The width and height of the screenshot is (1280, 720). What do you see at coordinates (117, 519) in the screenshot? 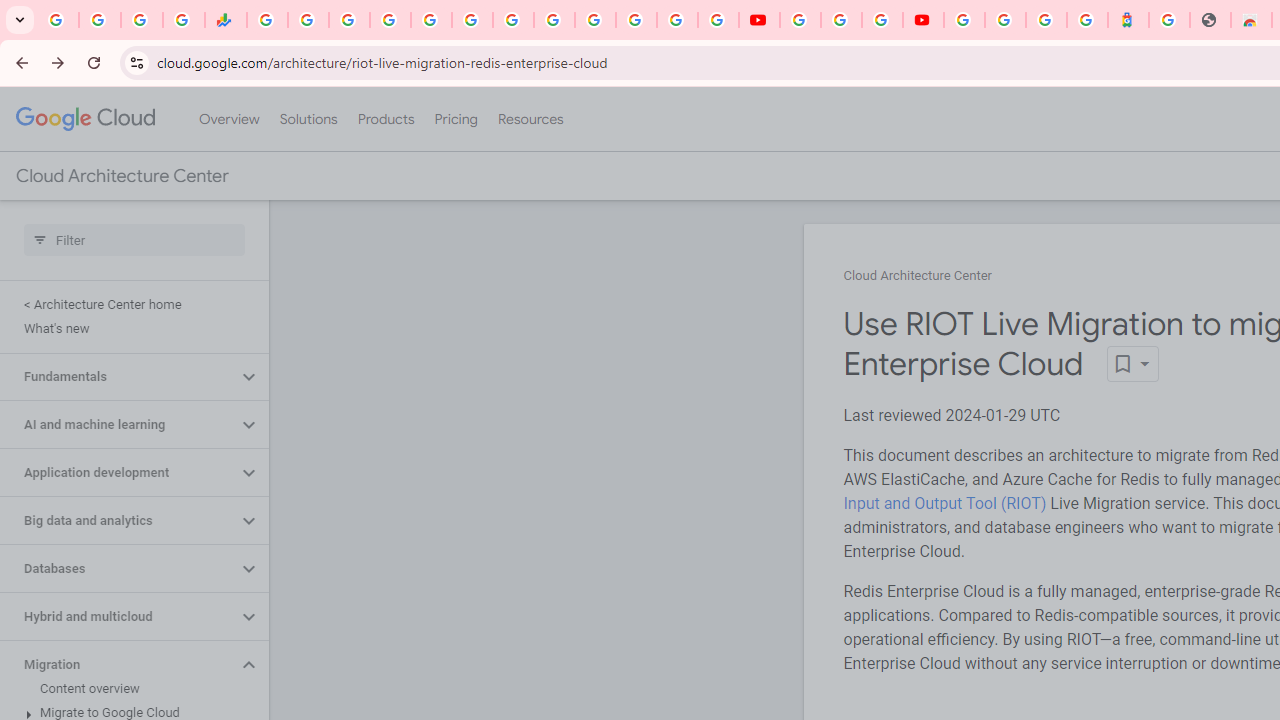
I see `'Big data and analytics'` at bounding box center [117, 519].